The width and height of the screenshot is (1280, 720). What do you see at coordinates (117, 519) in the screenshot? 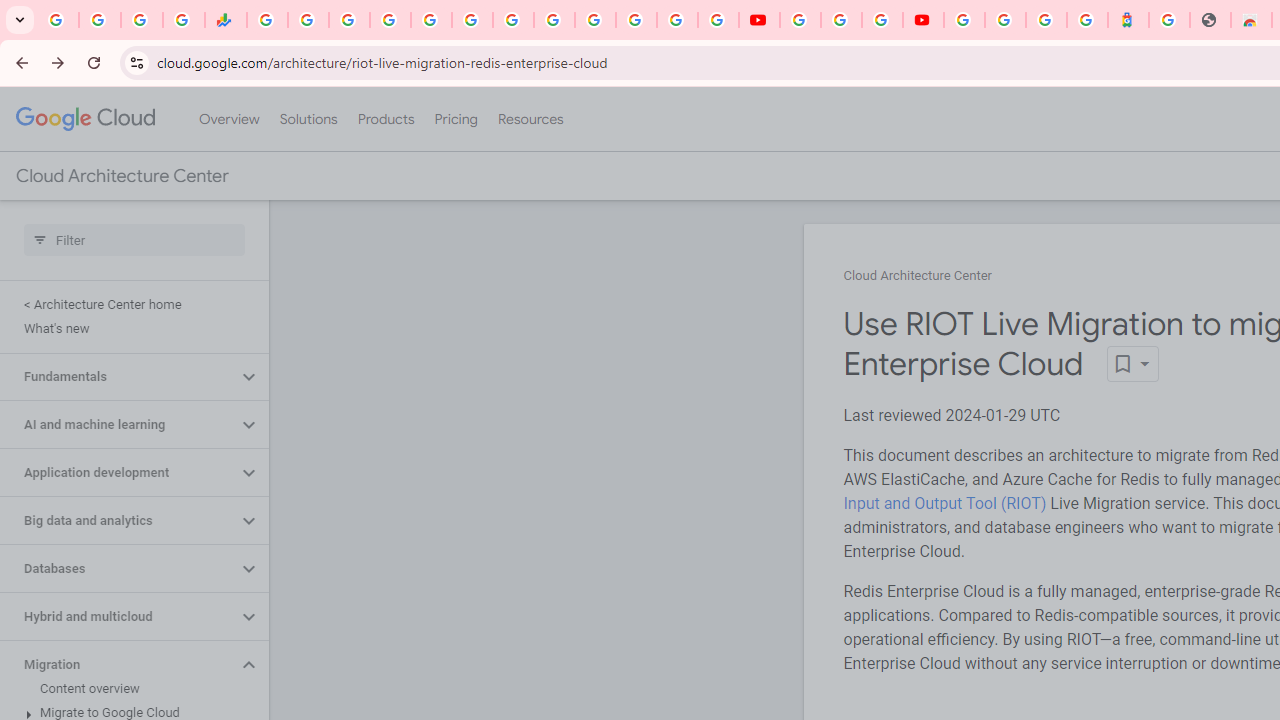
I see `'Big data and analytics'` at bounding box center [117, 519].